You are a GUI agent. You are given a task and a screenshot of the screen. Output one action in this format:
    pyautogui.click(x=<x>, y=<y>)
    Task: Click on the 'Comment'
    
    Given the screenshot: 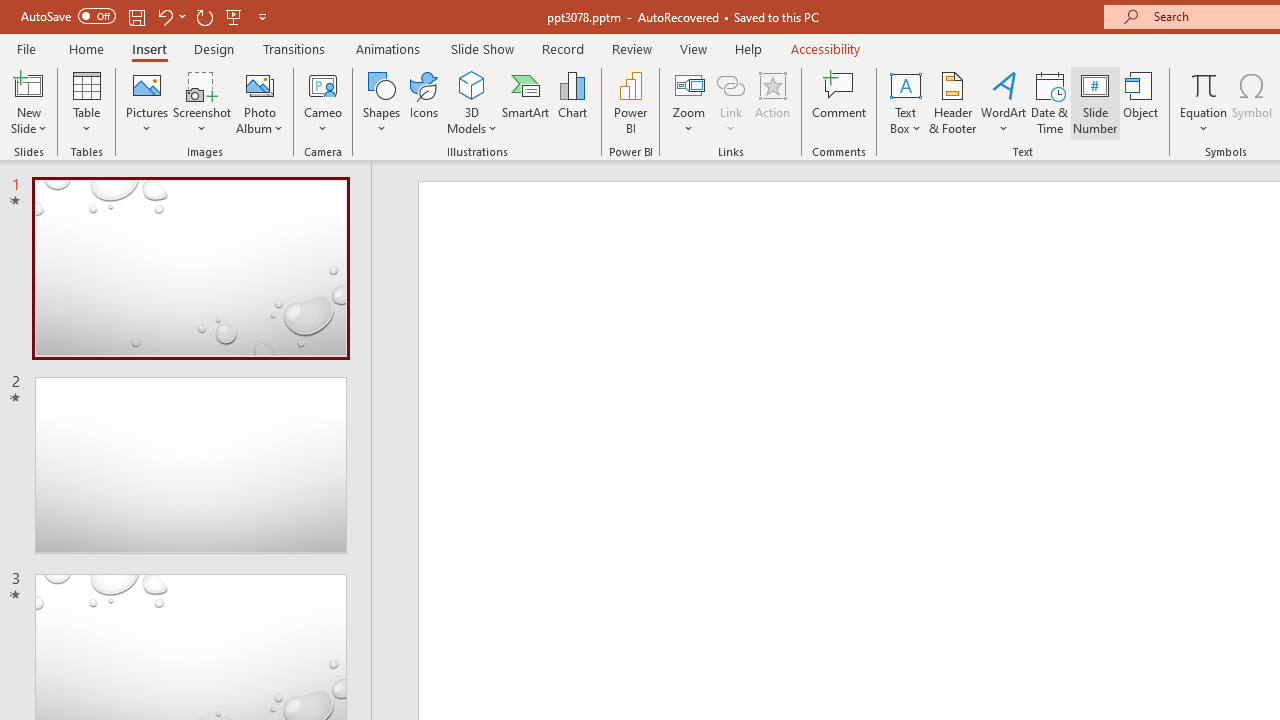 What is the action you would take?
    pyautogui.click(x=839, y=103)
    